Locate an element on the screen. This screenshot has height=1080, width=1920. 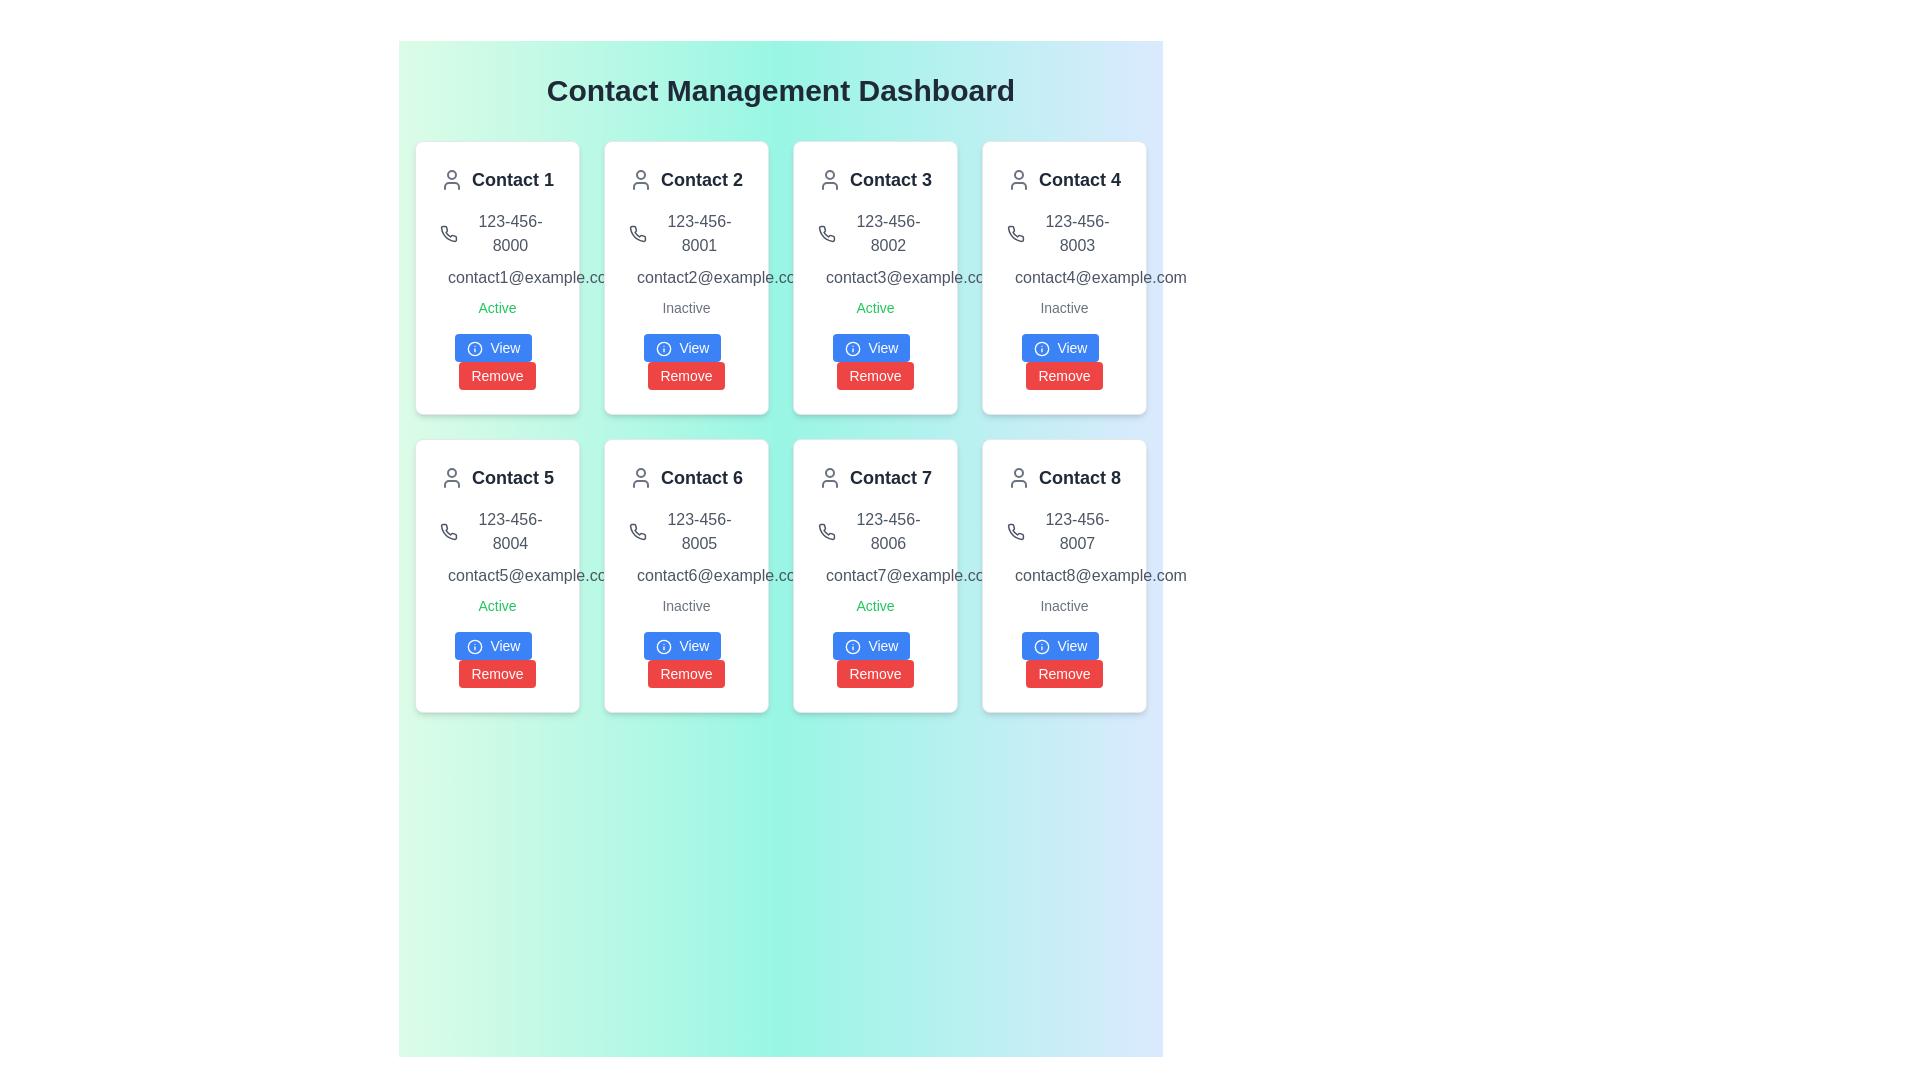
the rectangular body of the envelope icon located next to the header text 'Contact 3' in the third card of the contact dashboard is located at coordinates (830, 280).